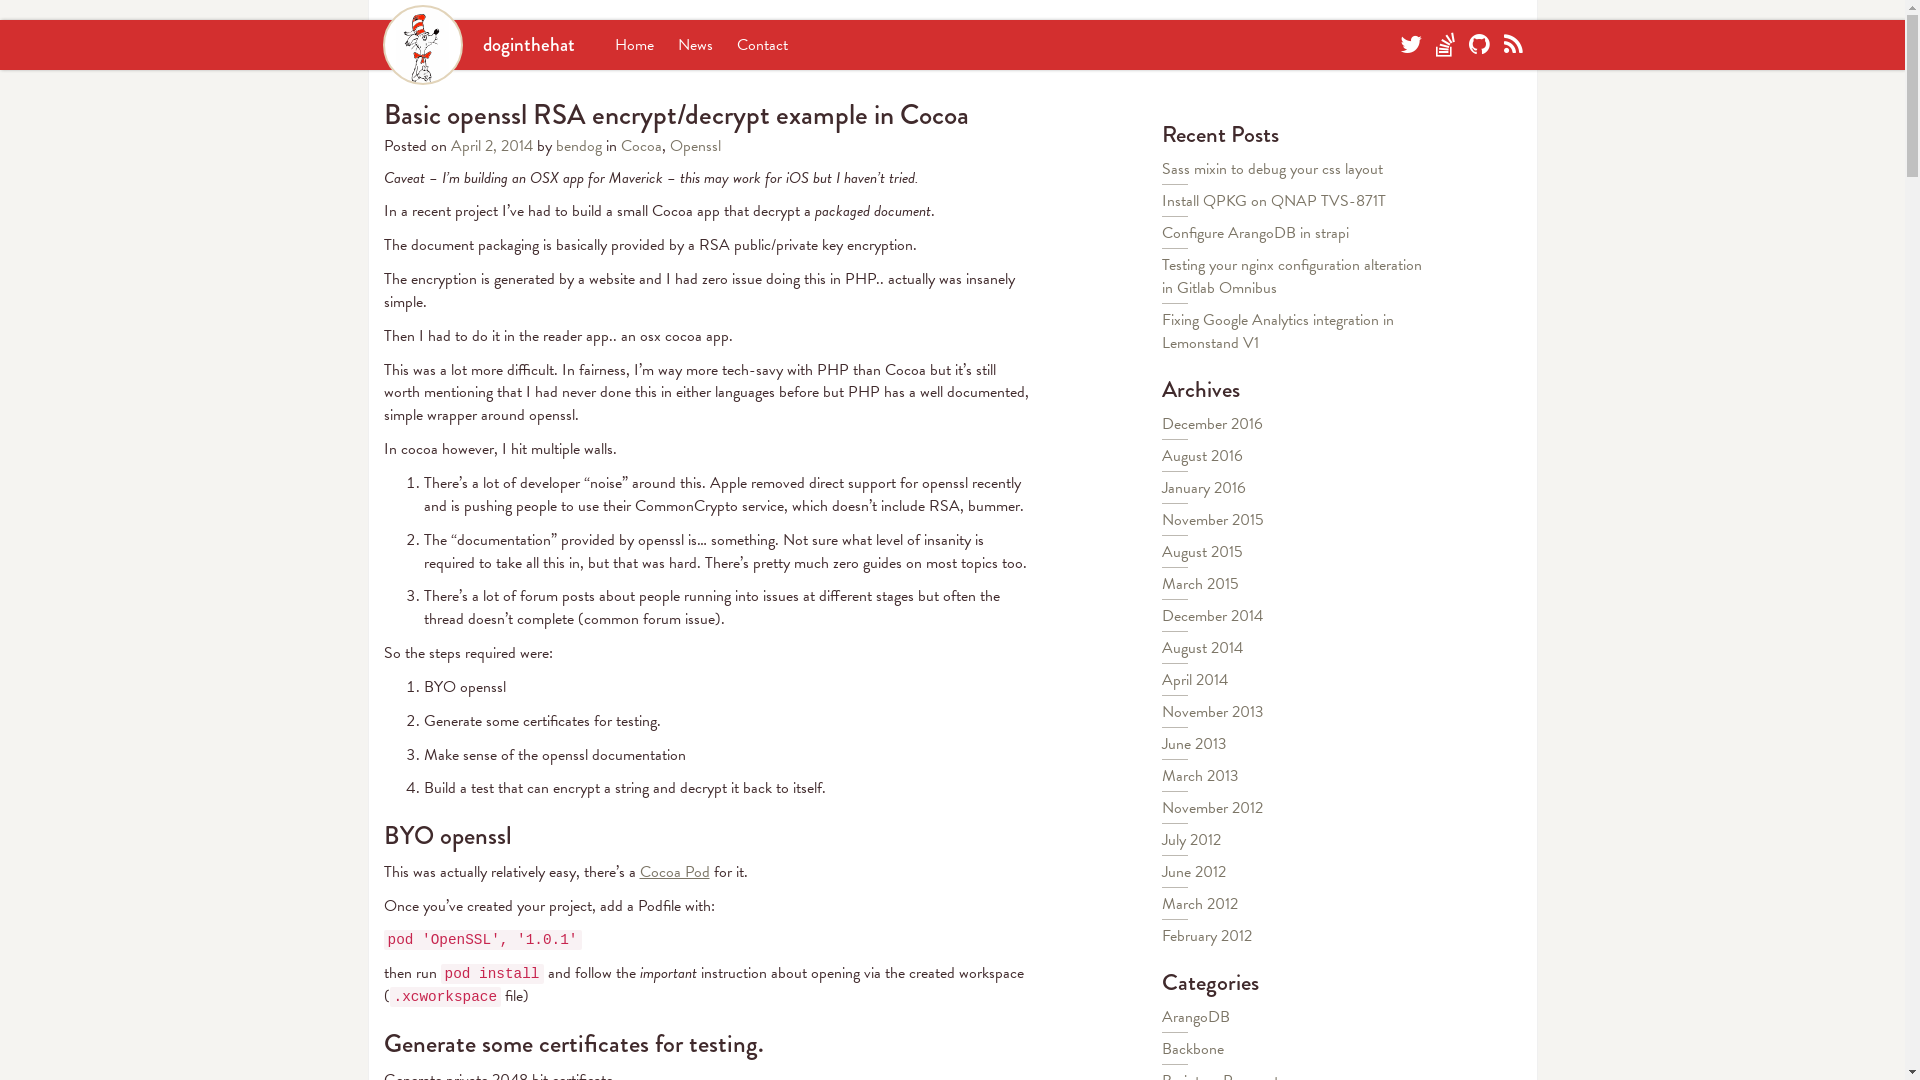  I want to click on 'April 2014', so click(1195, 678).